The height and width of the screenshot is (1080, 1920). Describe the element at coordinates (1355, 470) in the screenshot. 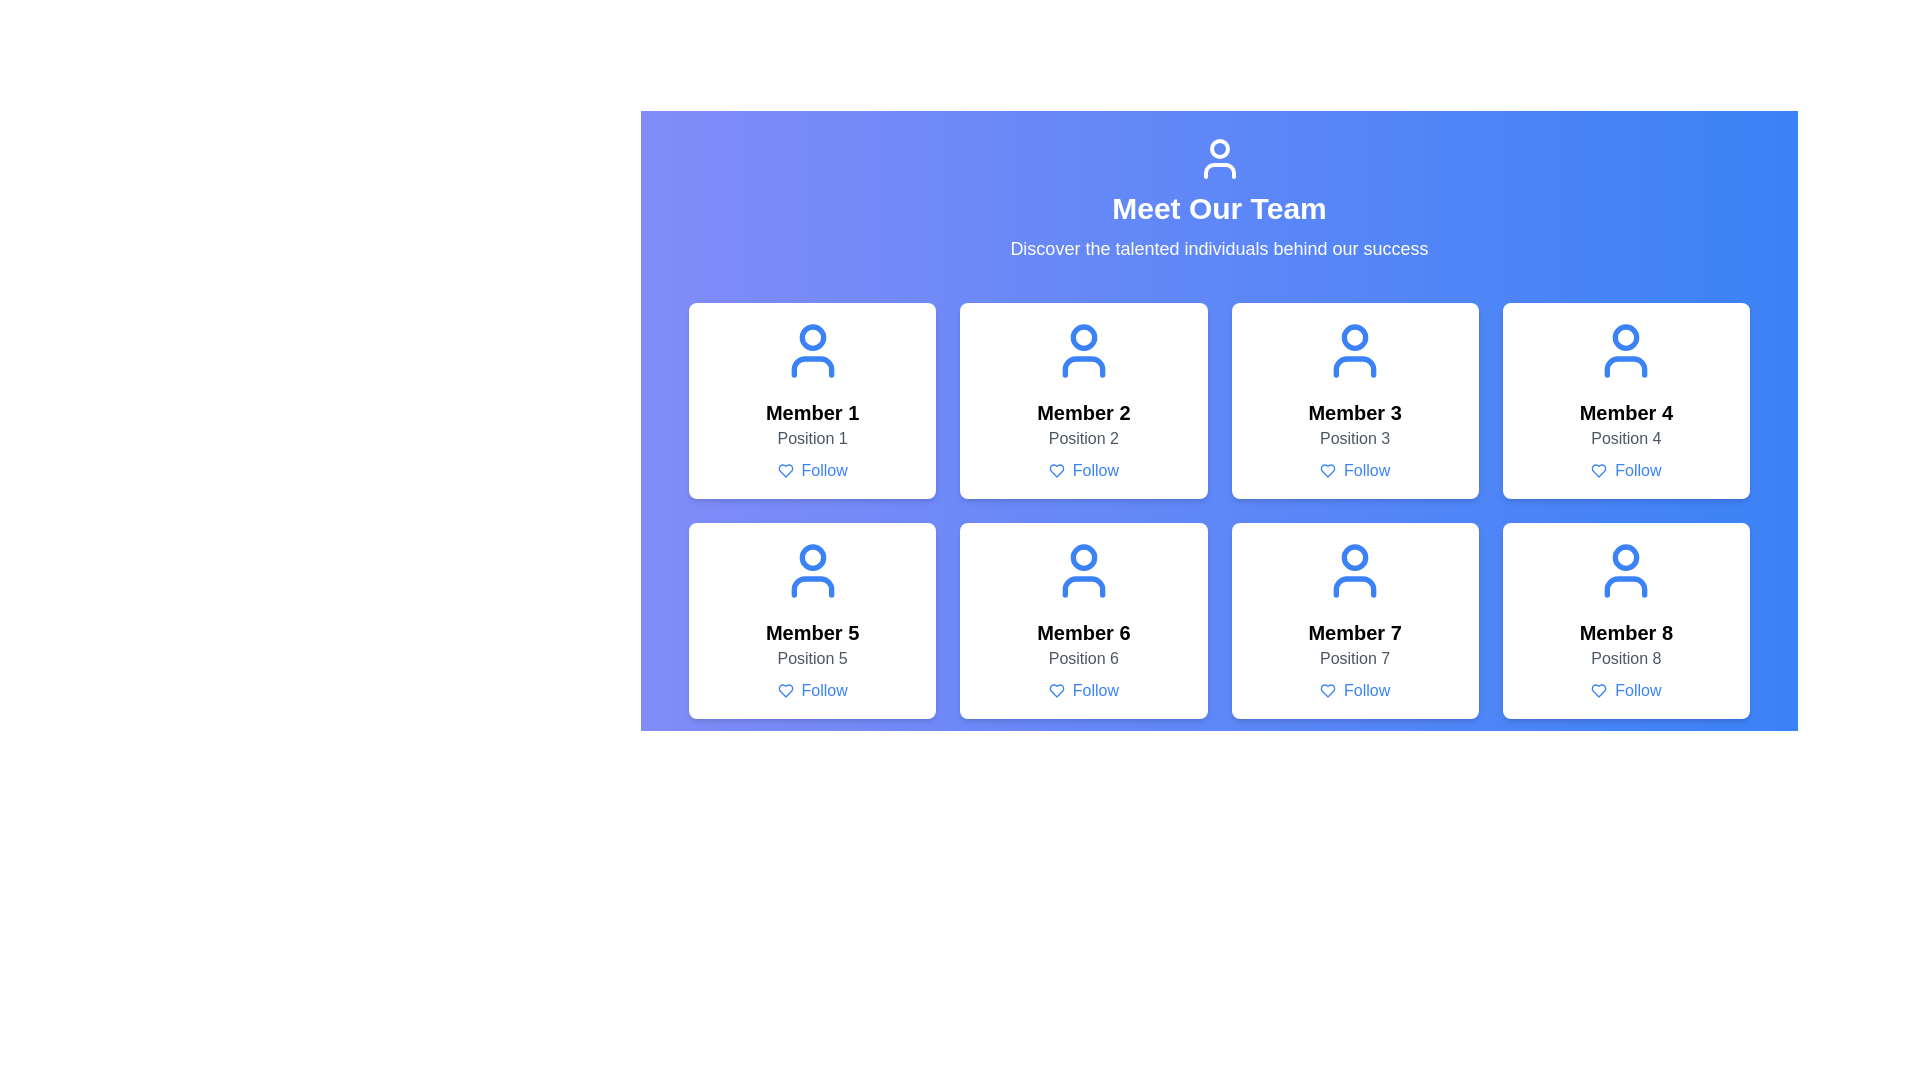

I see `the third 'Follow' button with a blue heart icon and bold blue text below 'Member 3 - Position 3'` at that location.